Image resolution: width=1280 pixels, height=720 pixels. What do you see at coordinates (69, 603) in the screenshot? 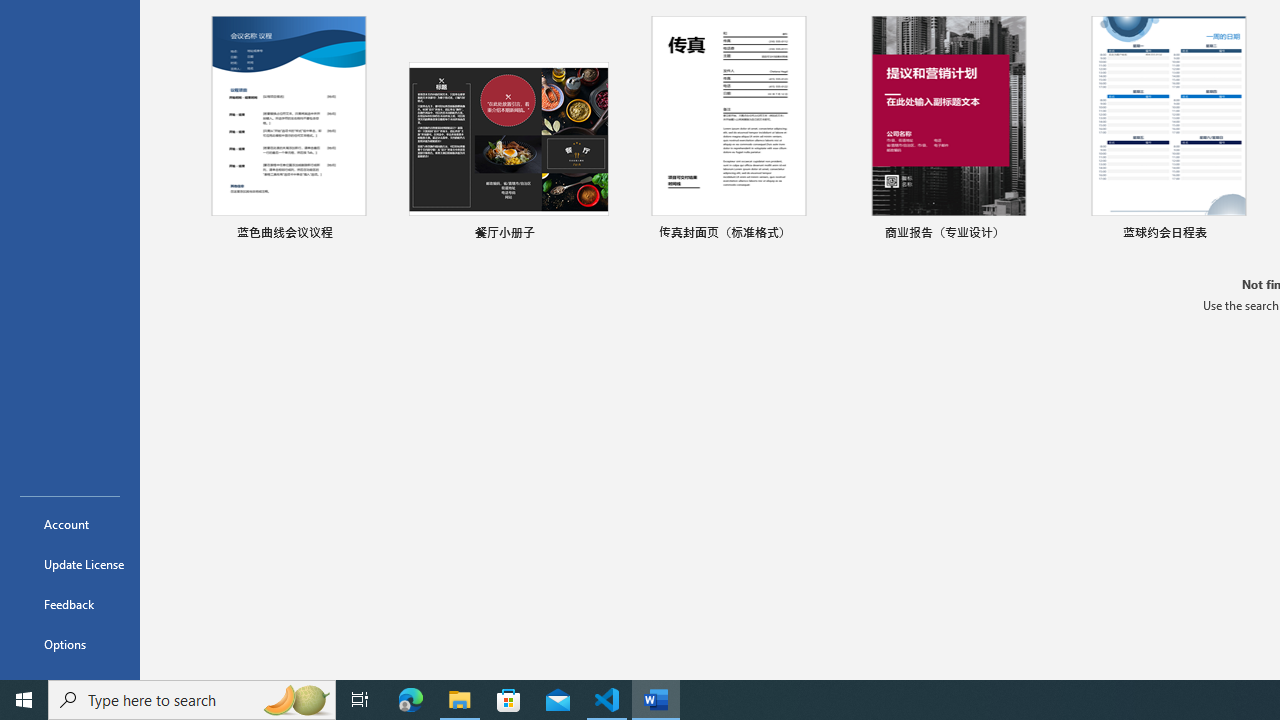
I see `'Feedback'` at bounding box center [69, 603].